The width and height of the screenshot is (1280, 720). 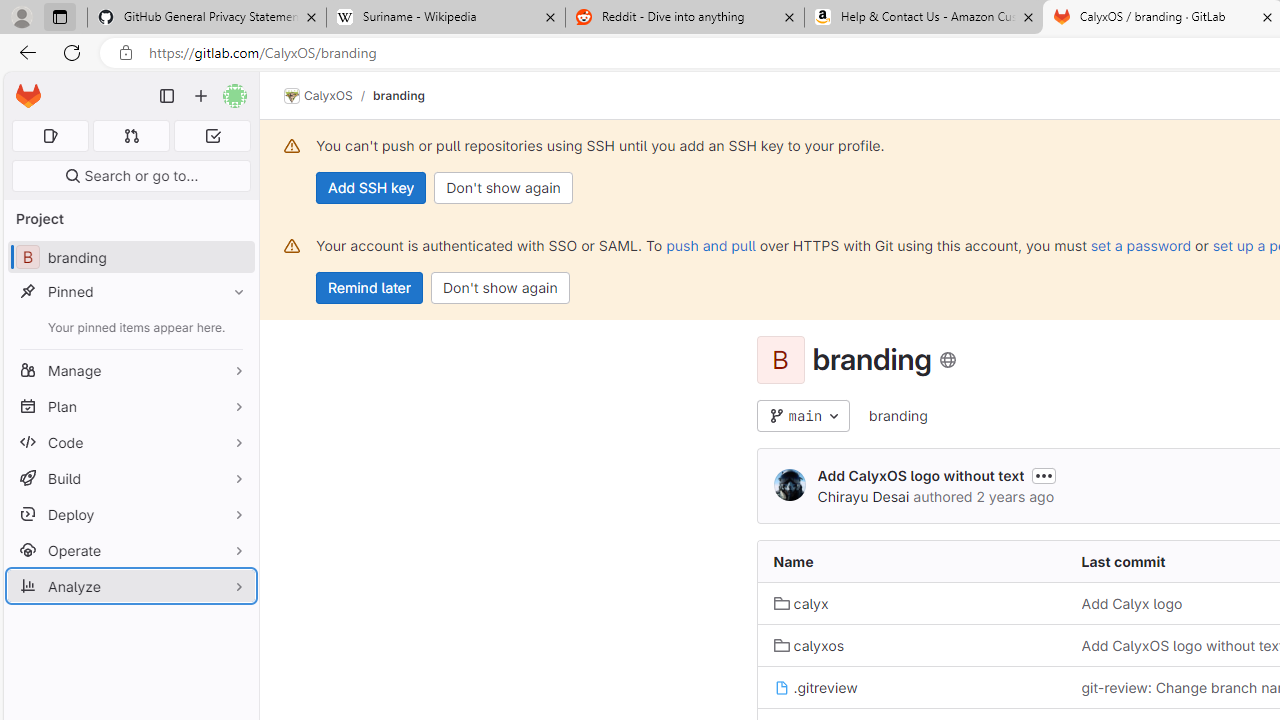 I want to click on 'Chirayu Desai', so click(x=788, y=486).